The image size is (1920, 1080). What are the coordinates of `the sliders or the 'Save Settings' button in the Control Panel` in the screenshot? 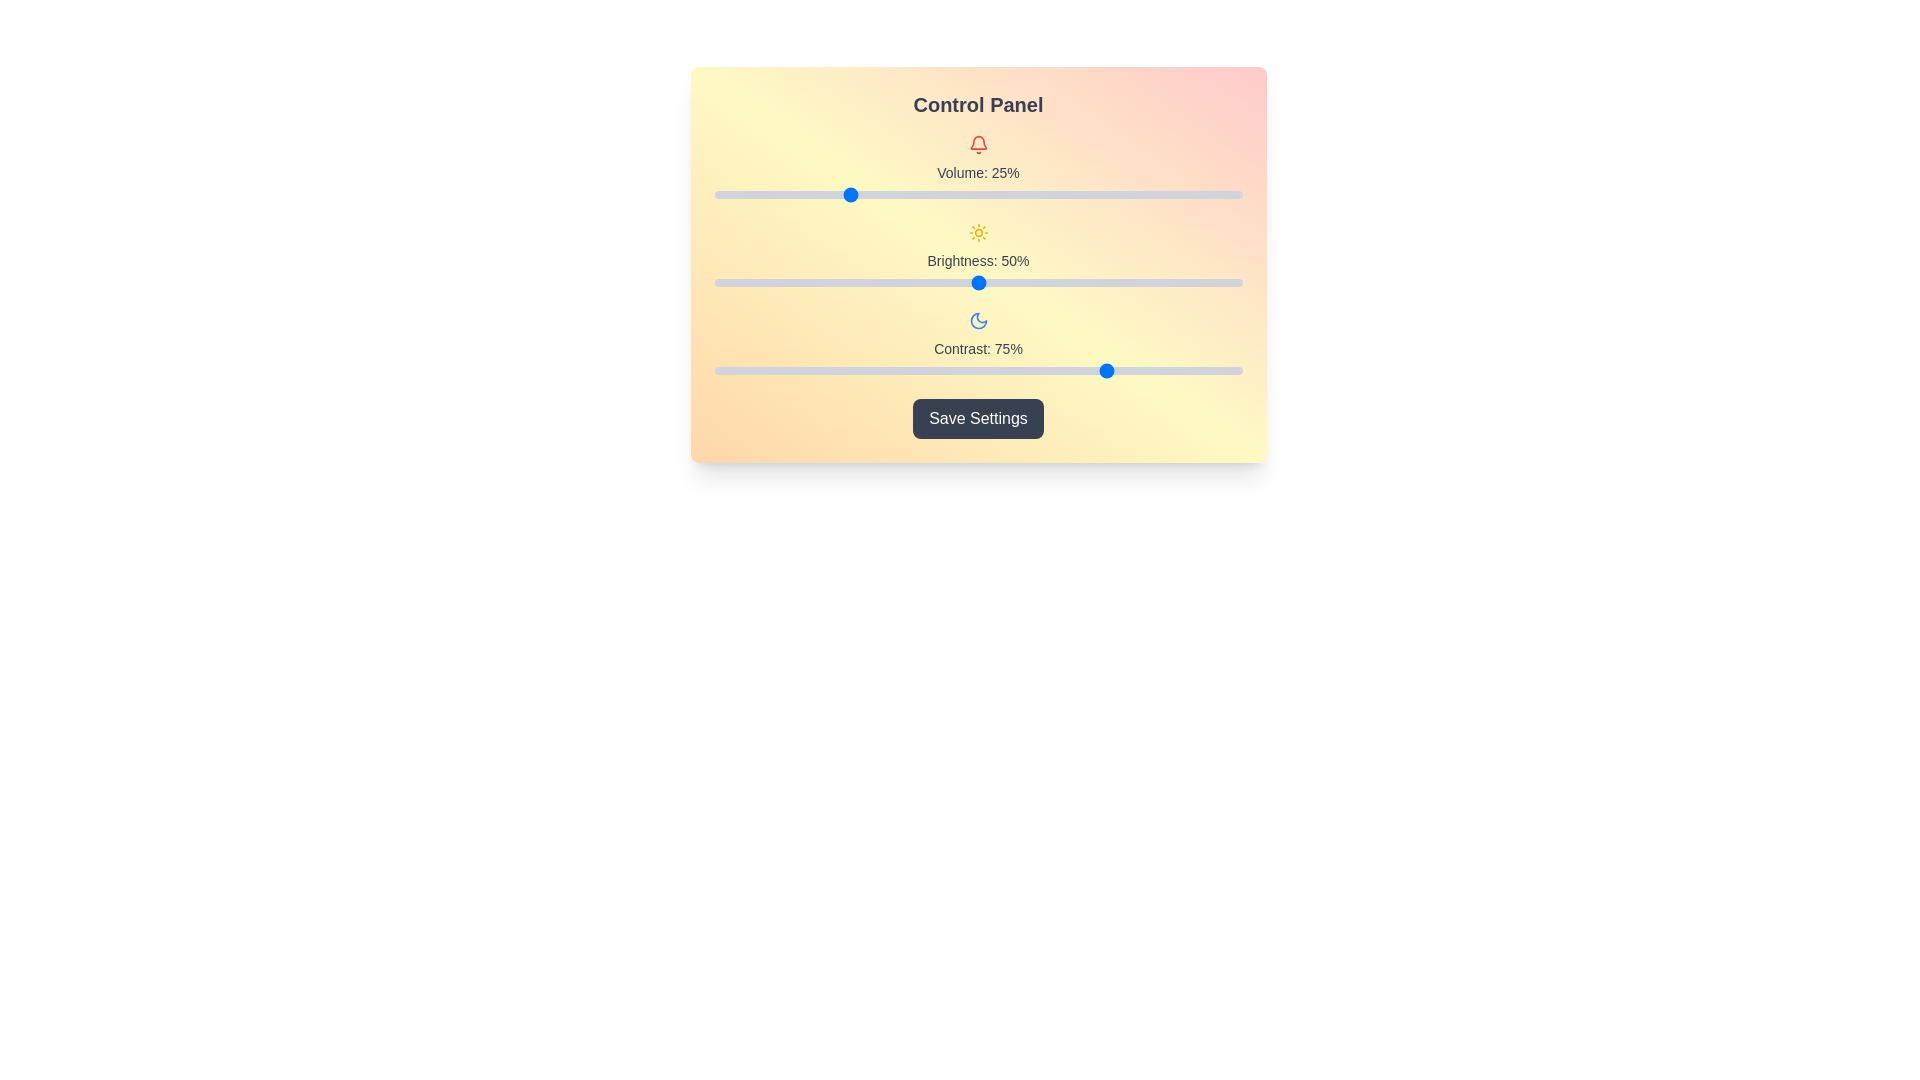 It's located at (978, 264).